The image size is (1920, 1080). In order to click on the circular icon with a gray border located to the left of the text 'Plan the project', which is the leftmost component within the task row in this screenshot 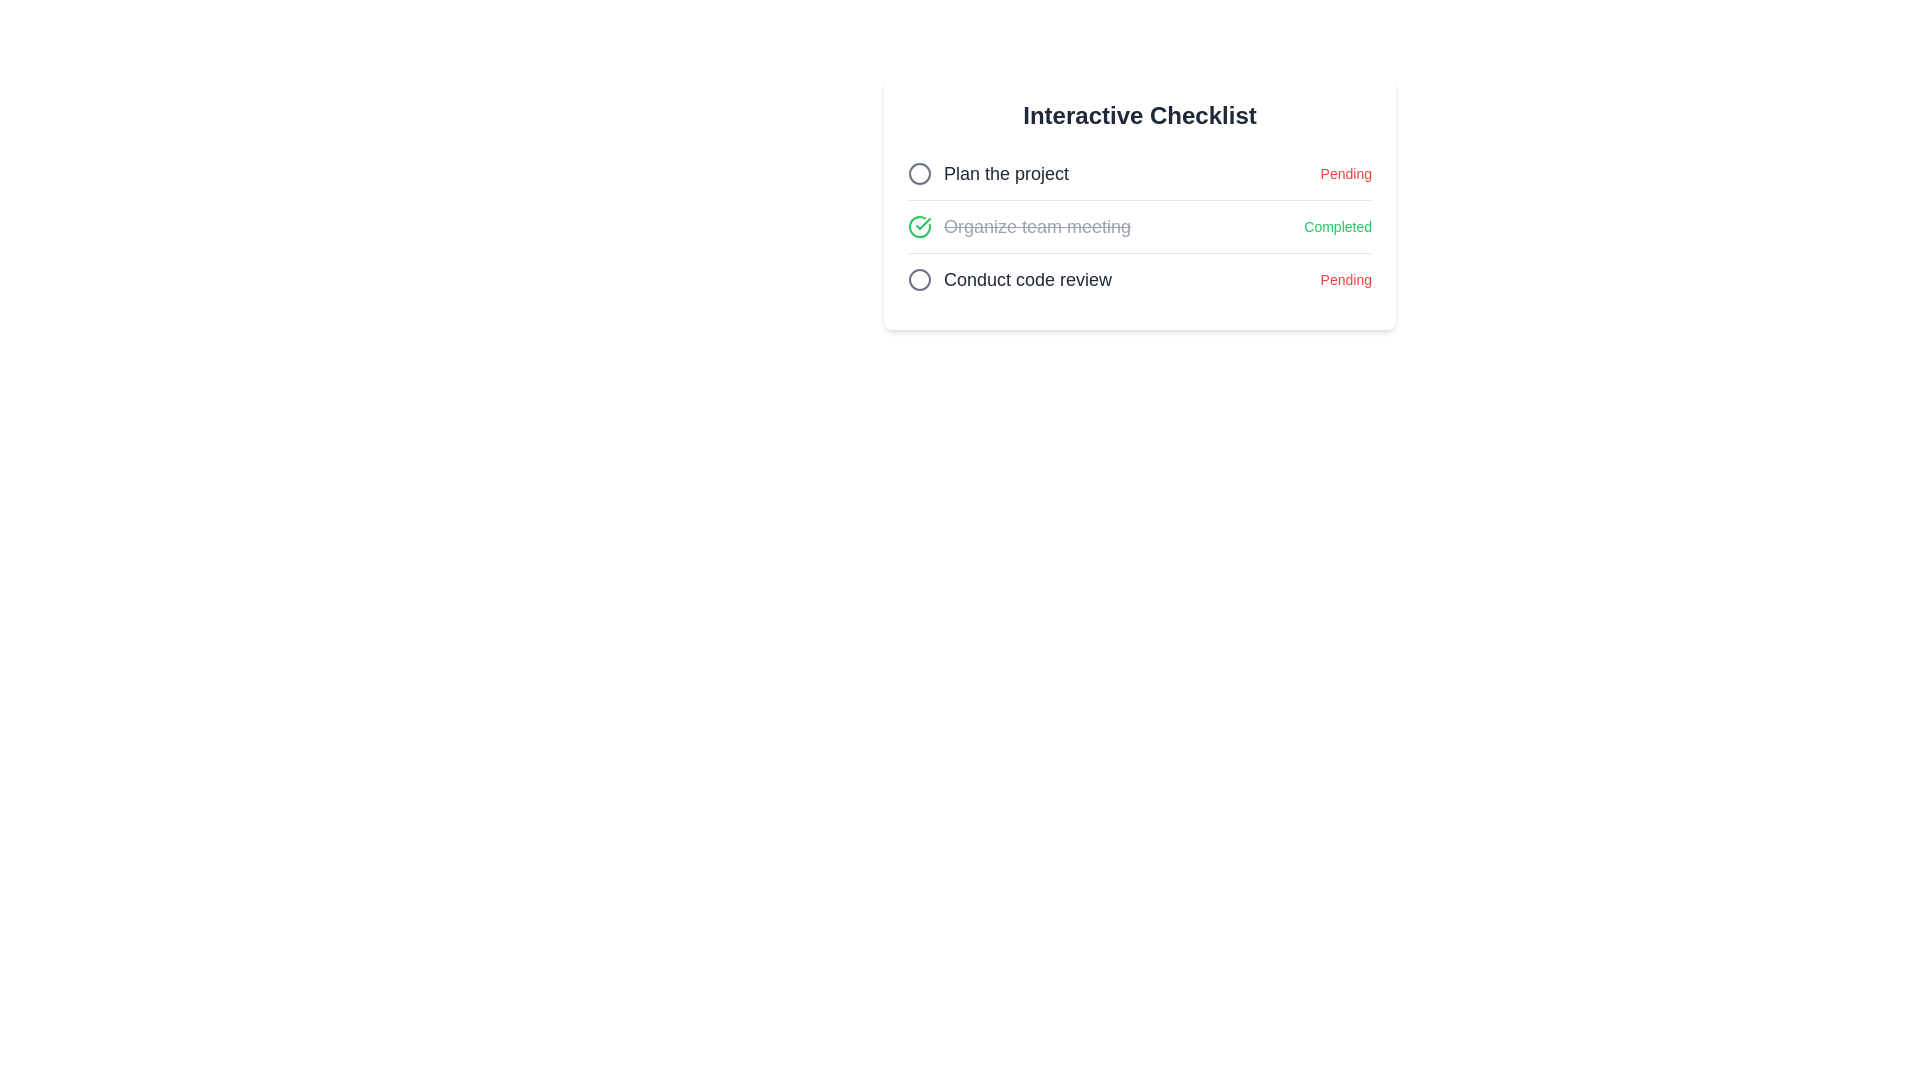, I will do `click(919, 172)`.